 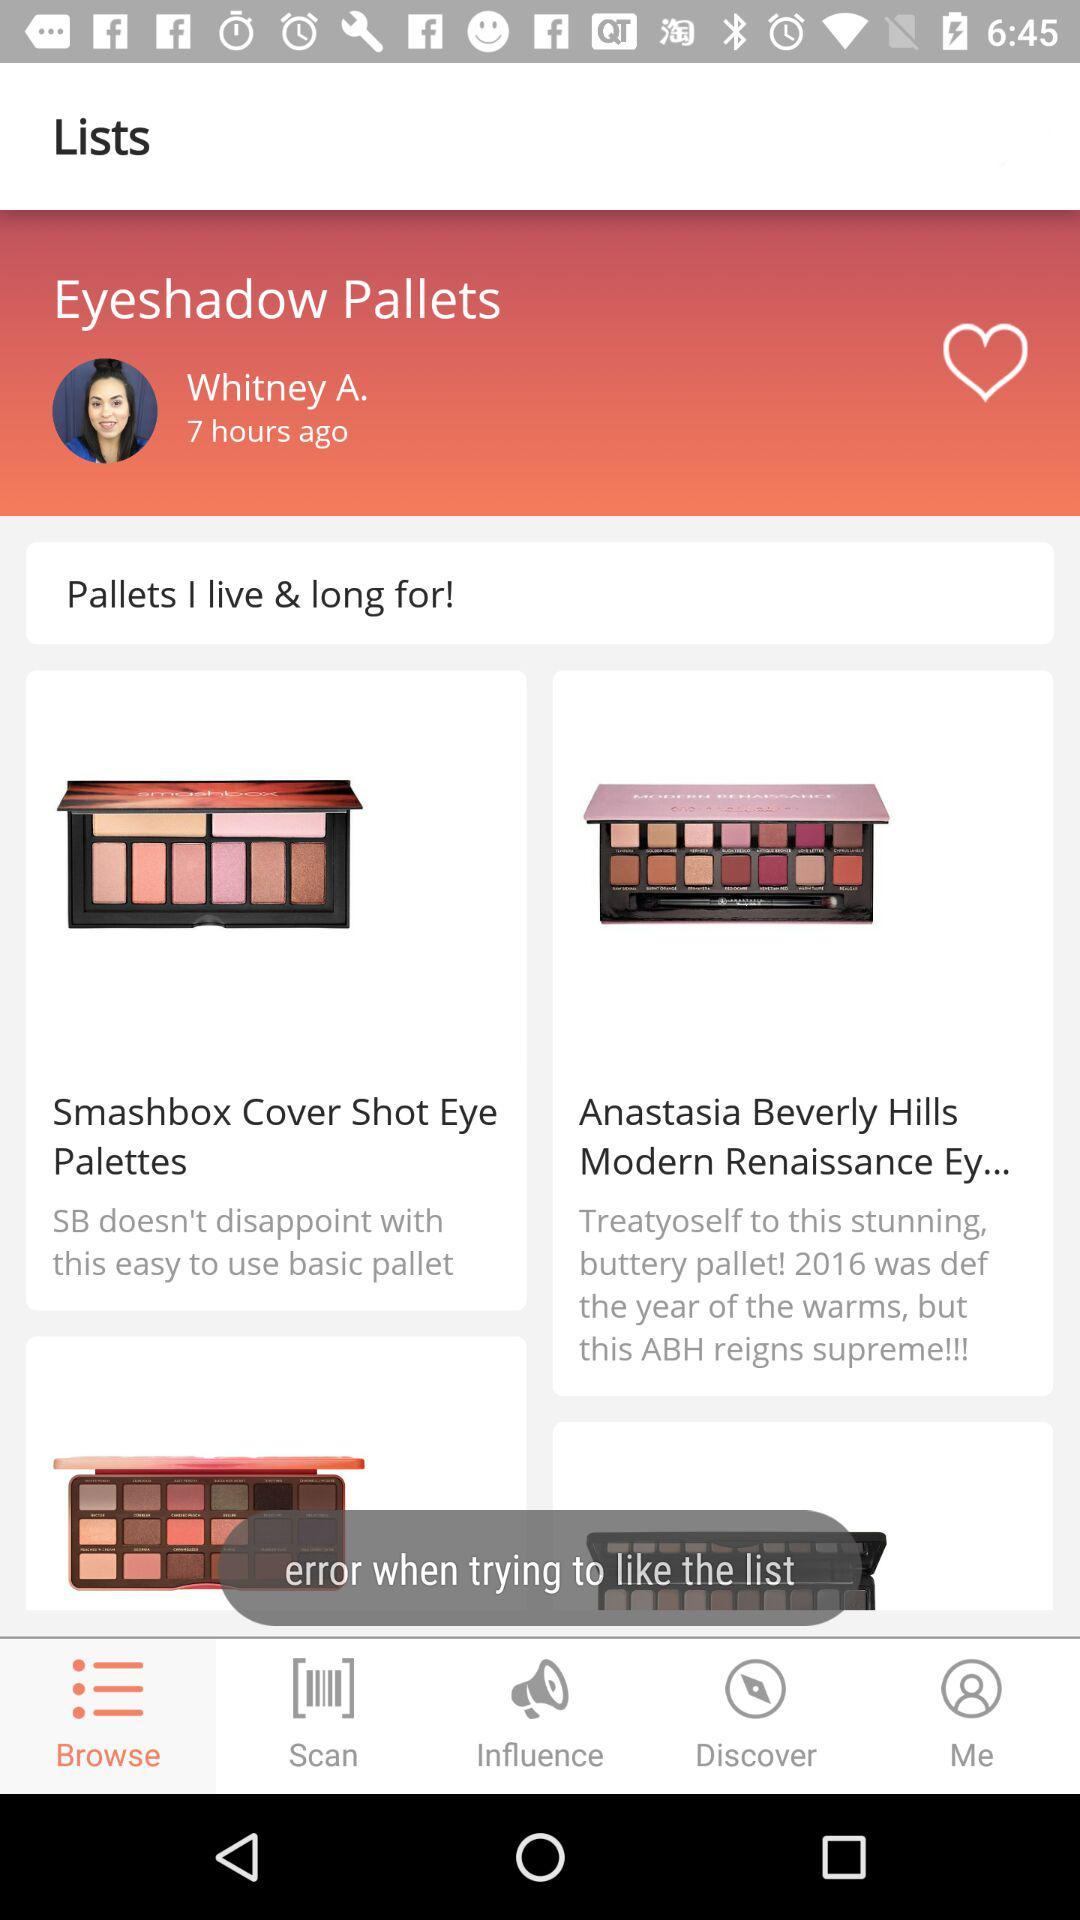 What do you see at coordinates (104, 410) in the screenshot?
I see `image setting the mail` at bounding box center [104, 410].